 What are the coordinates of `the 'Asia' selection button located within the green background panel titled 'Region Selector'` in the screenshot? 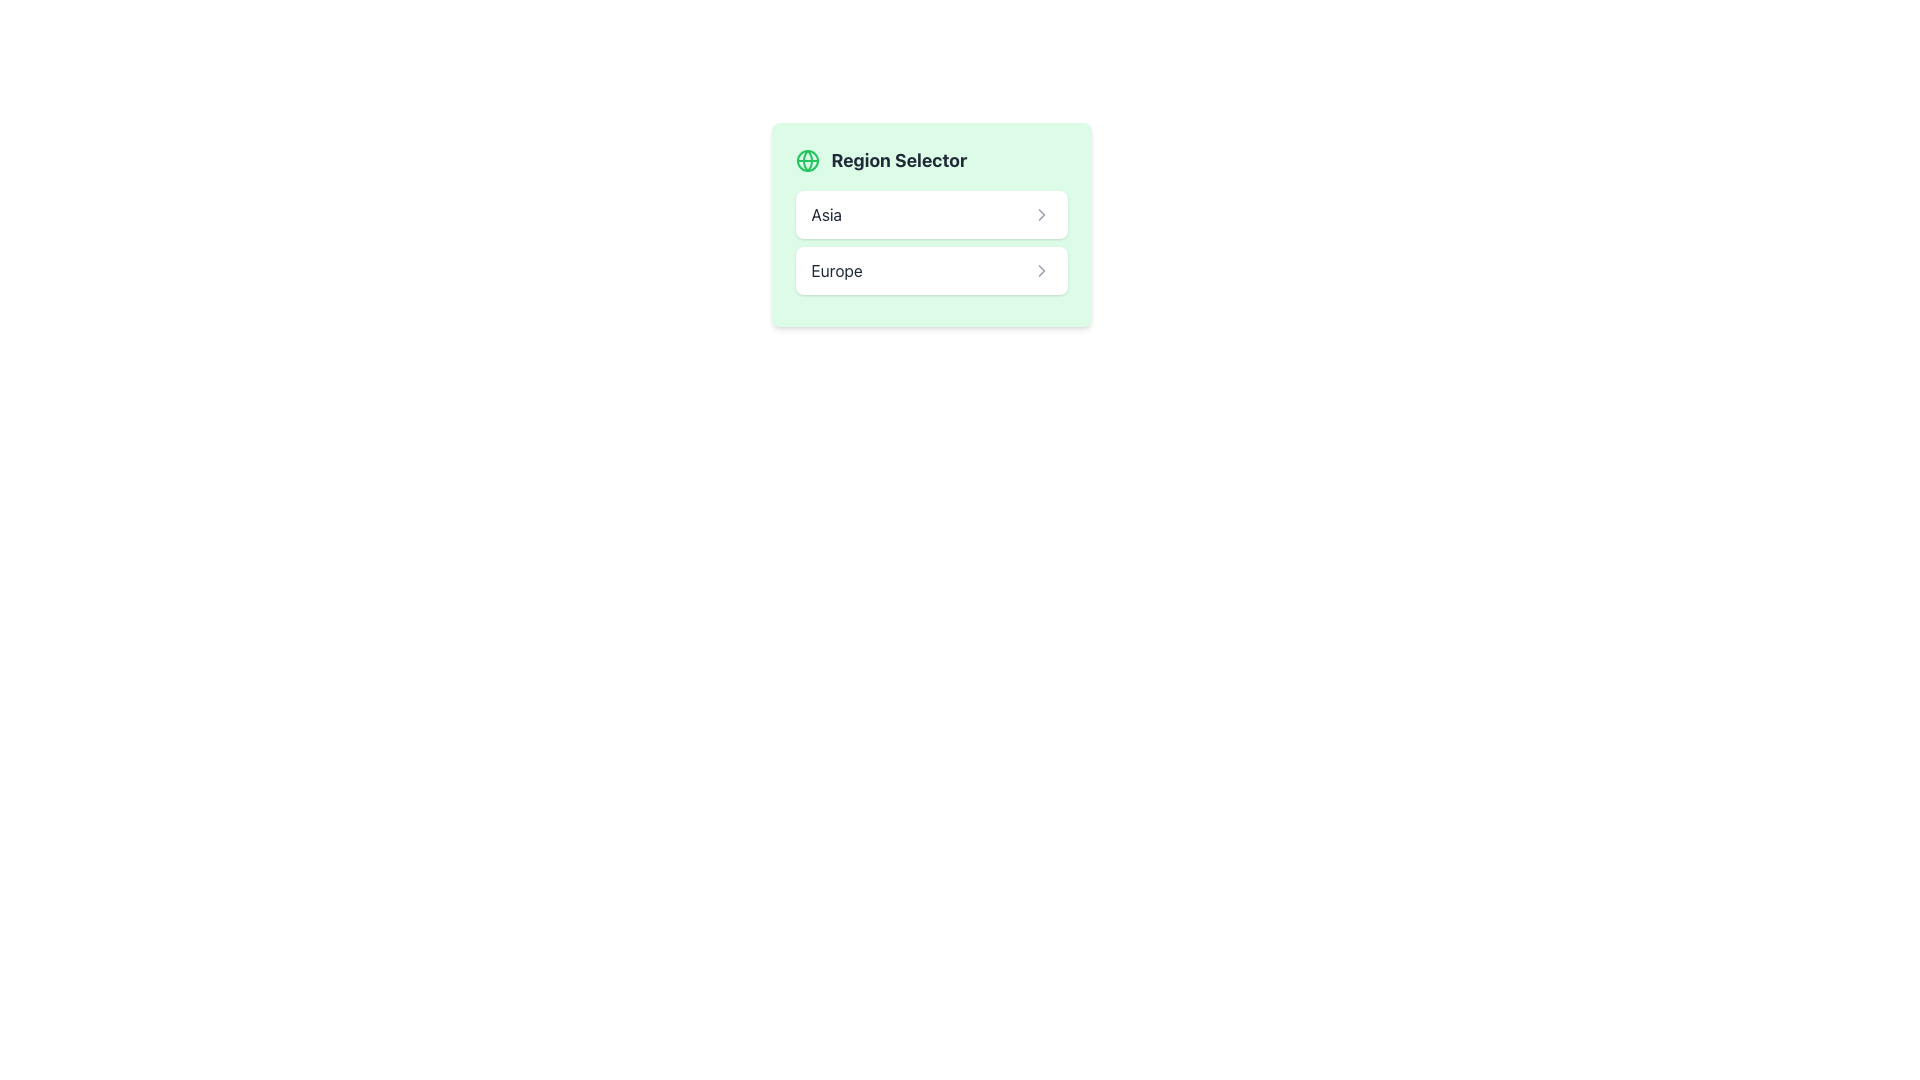 It's located at (930, 224).